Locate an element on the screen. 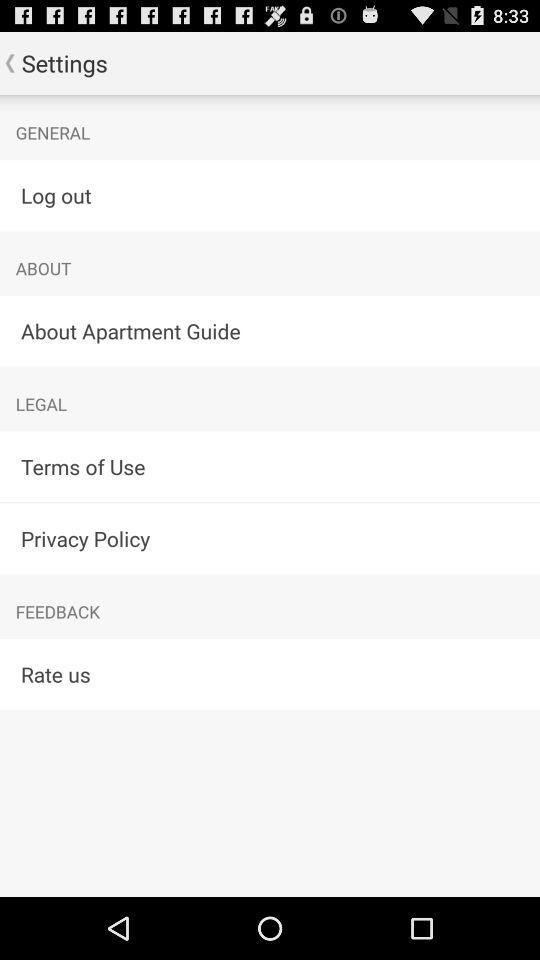 The height and width of the screenshot is (960, 540). terms of use app is located at coordinates (270, 466).